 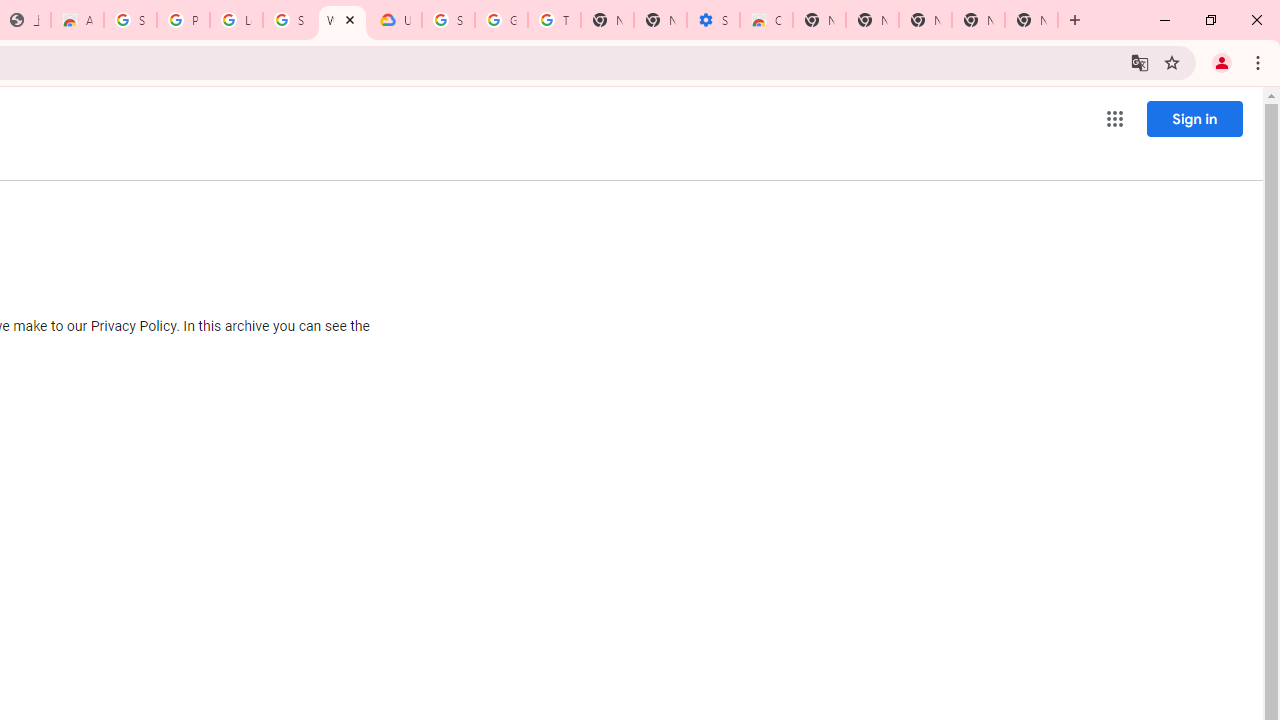 I want to click on 'Turn cookies on or off - Computer - Google Account Help', so click(x=554, y=20).